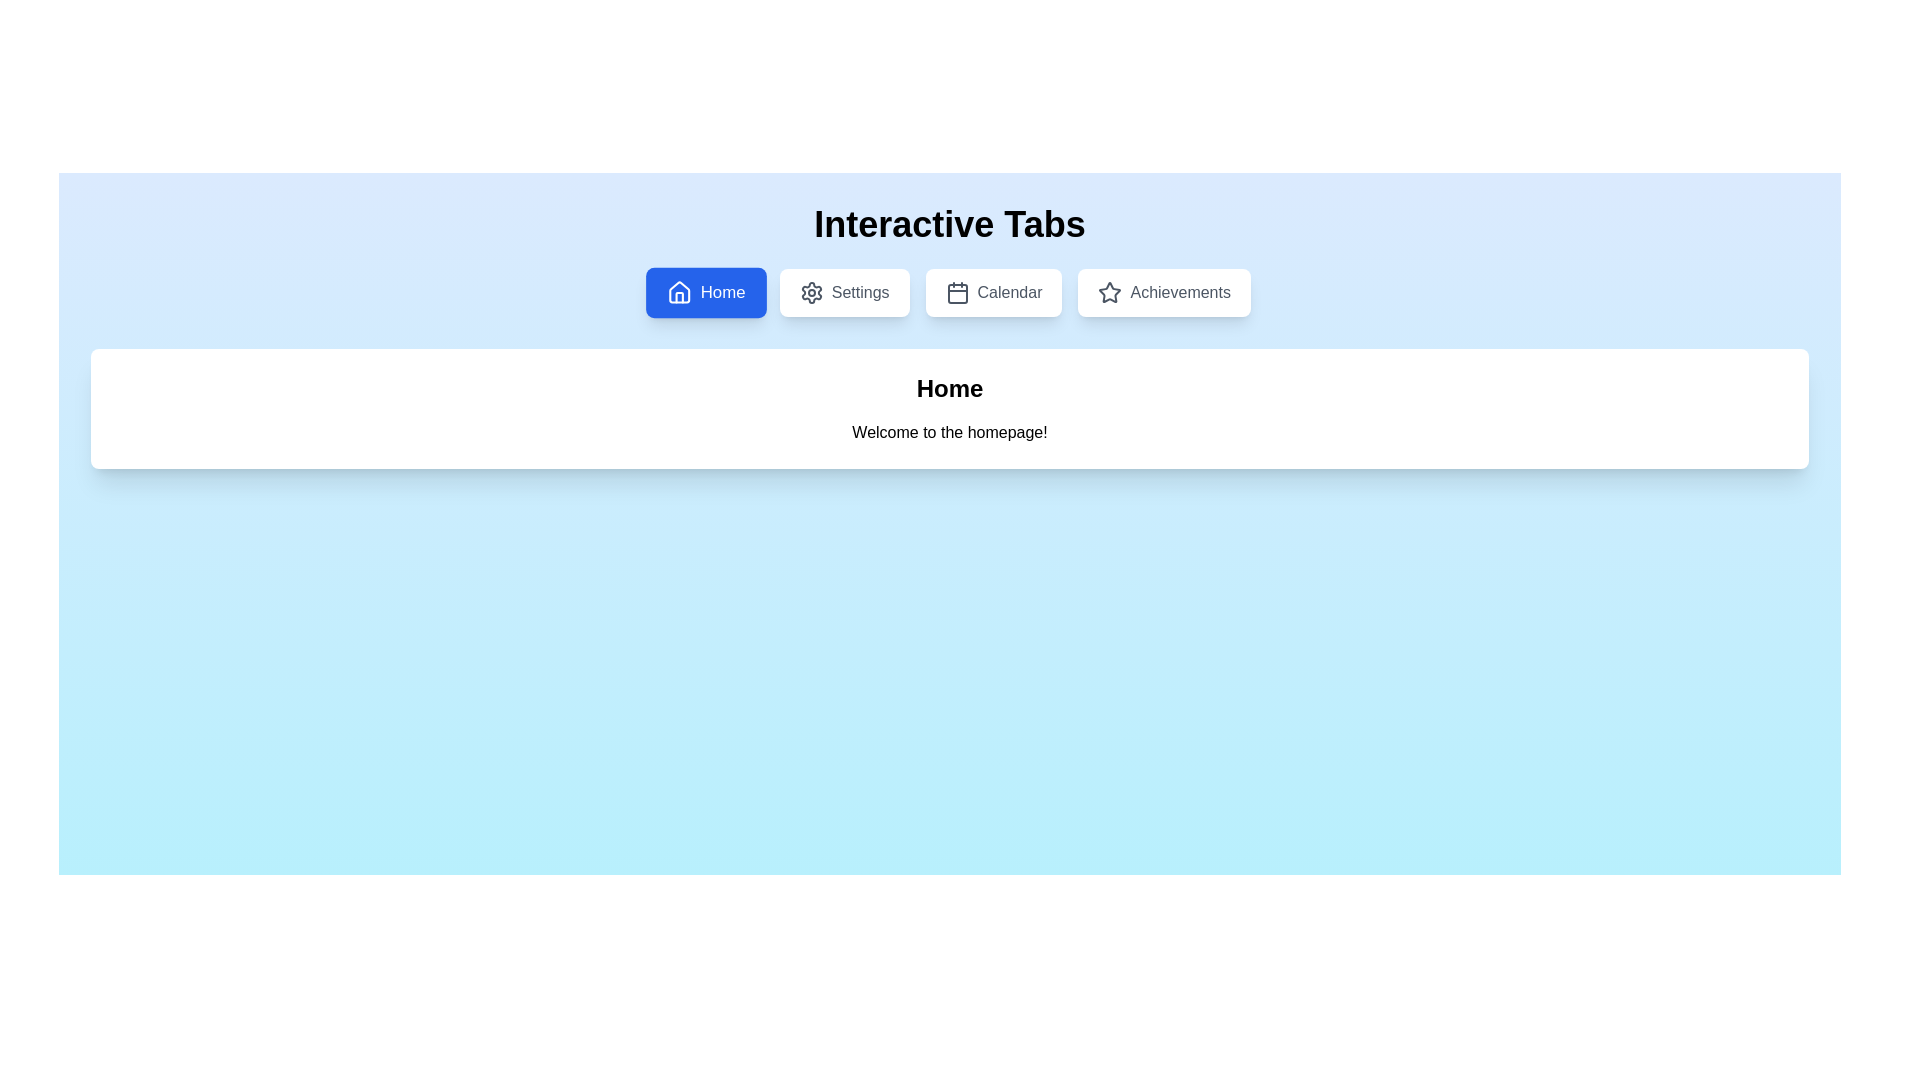 The width and height of the screenshot is (1920, 1080). I want to click on the tab labeled Calendar to trigger its hover effect, so click(993, 293).